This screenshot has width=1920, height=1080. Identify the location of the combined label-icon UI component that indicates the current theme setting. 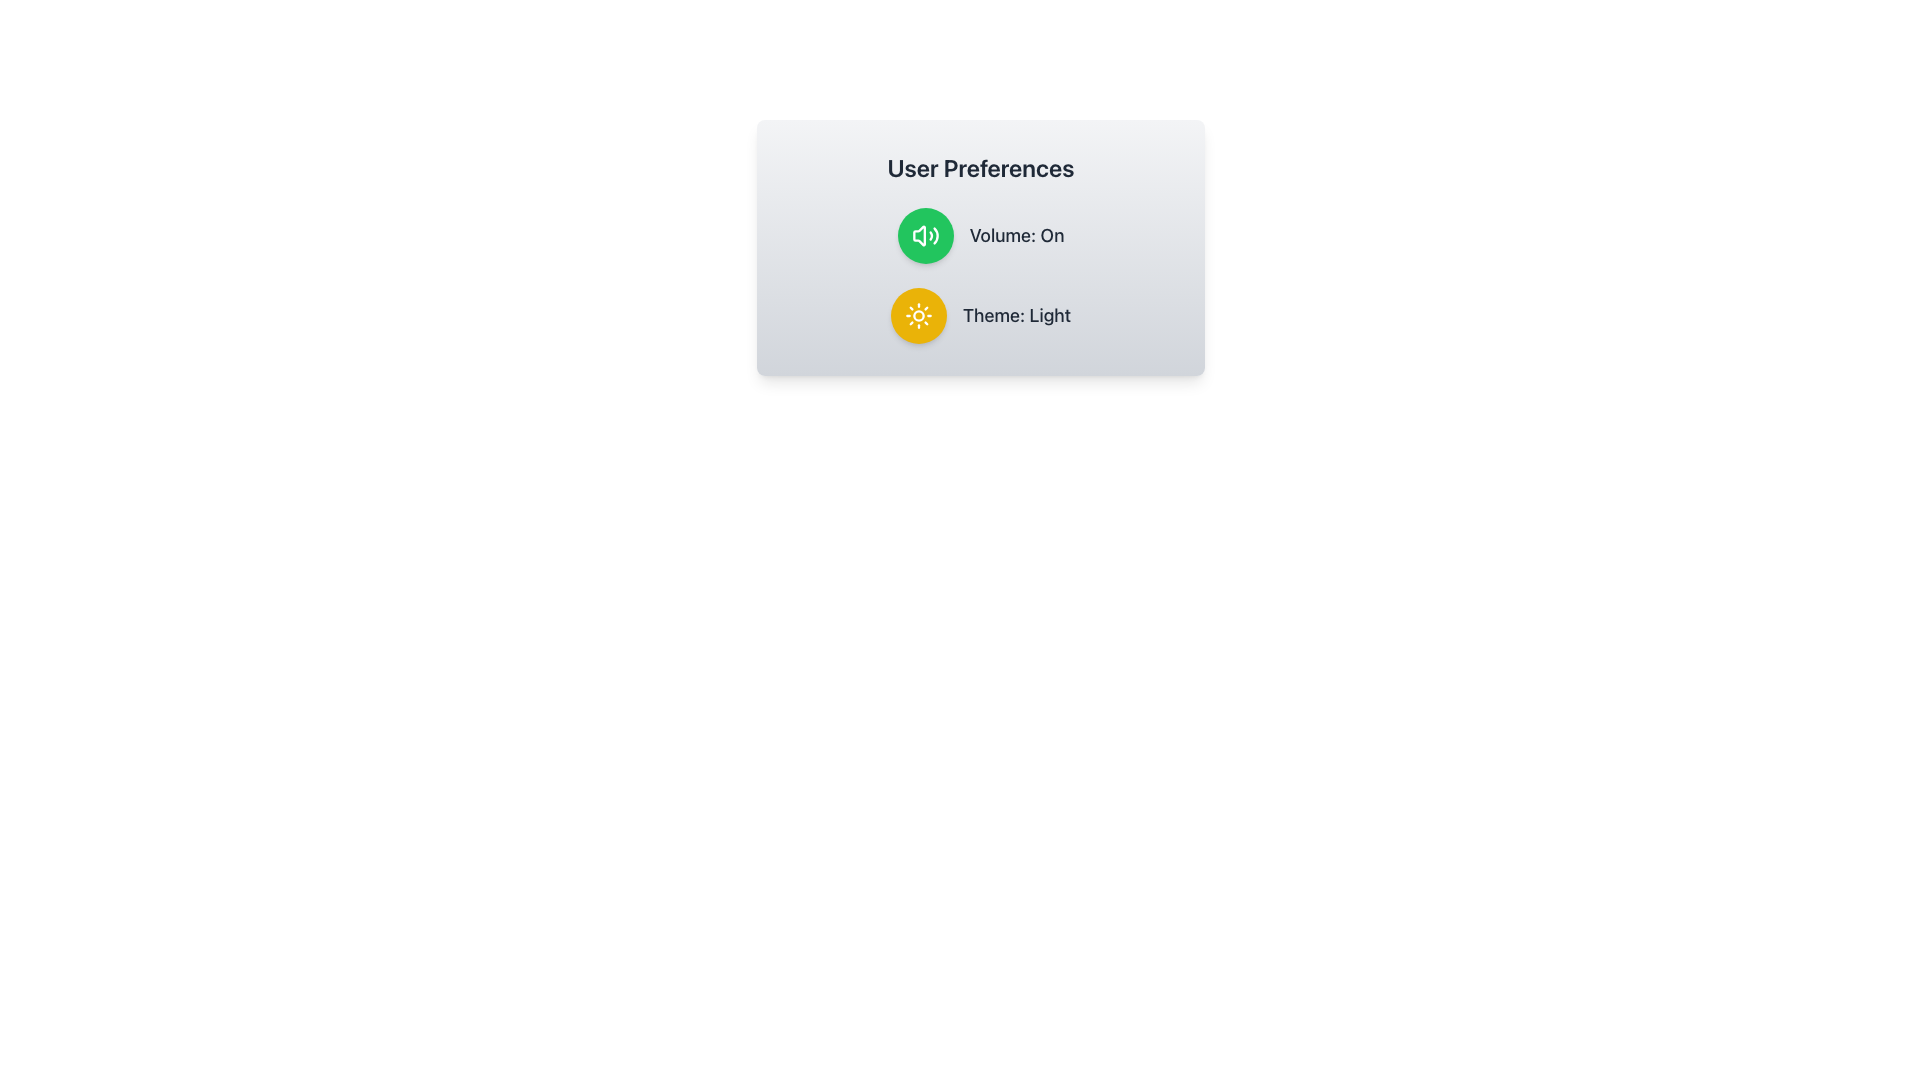
(980, 315).